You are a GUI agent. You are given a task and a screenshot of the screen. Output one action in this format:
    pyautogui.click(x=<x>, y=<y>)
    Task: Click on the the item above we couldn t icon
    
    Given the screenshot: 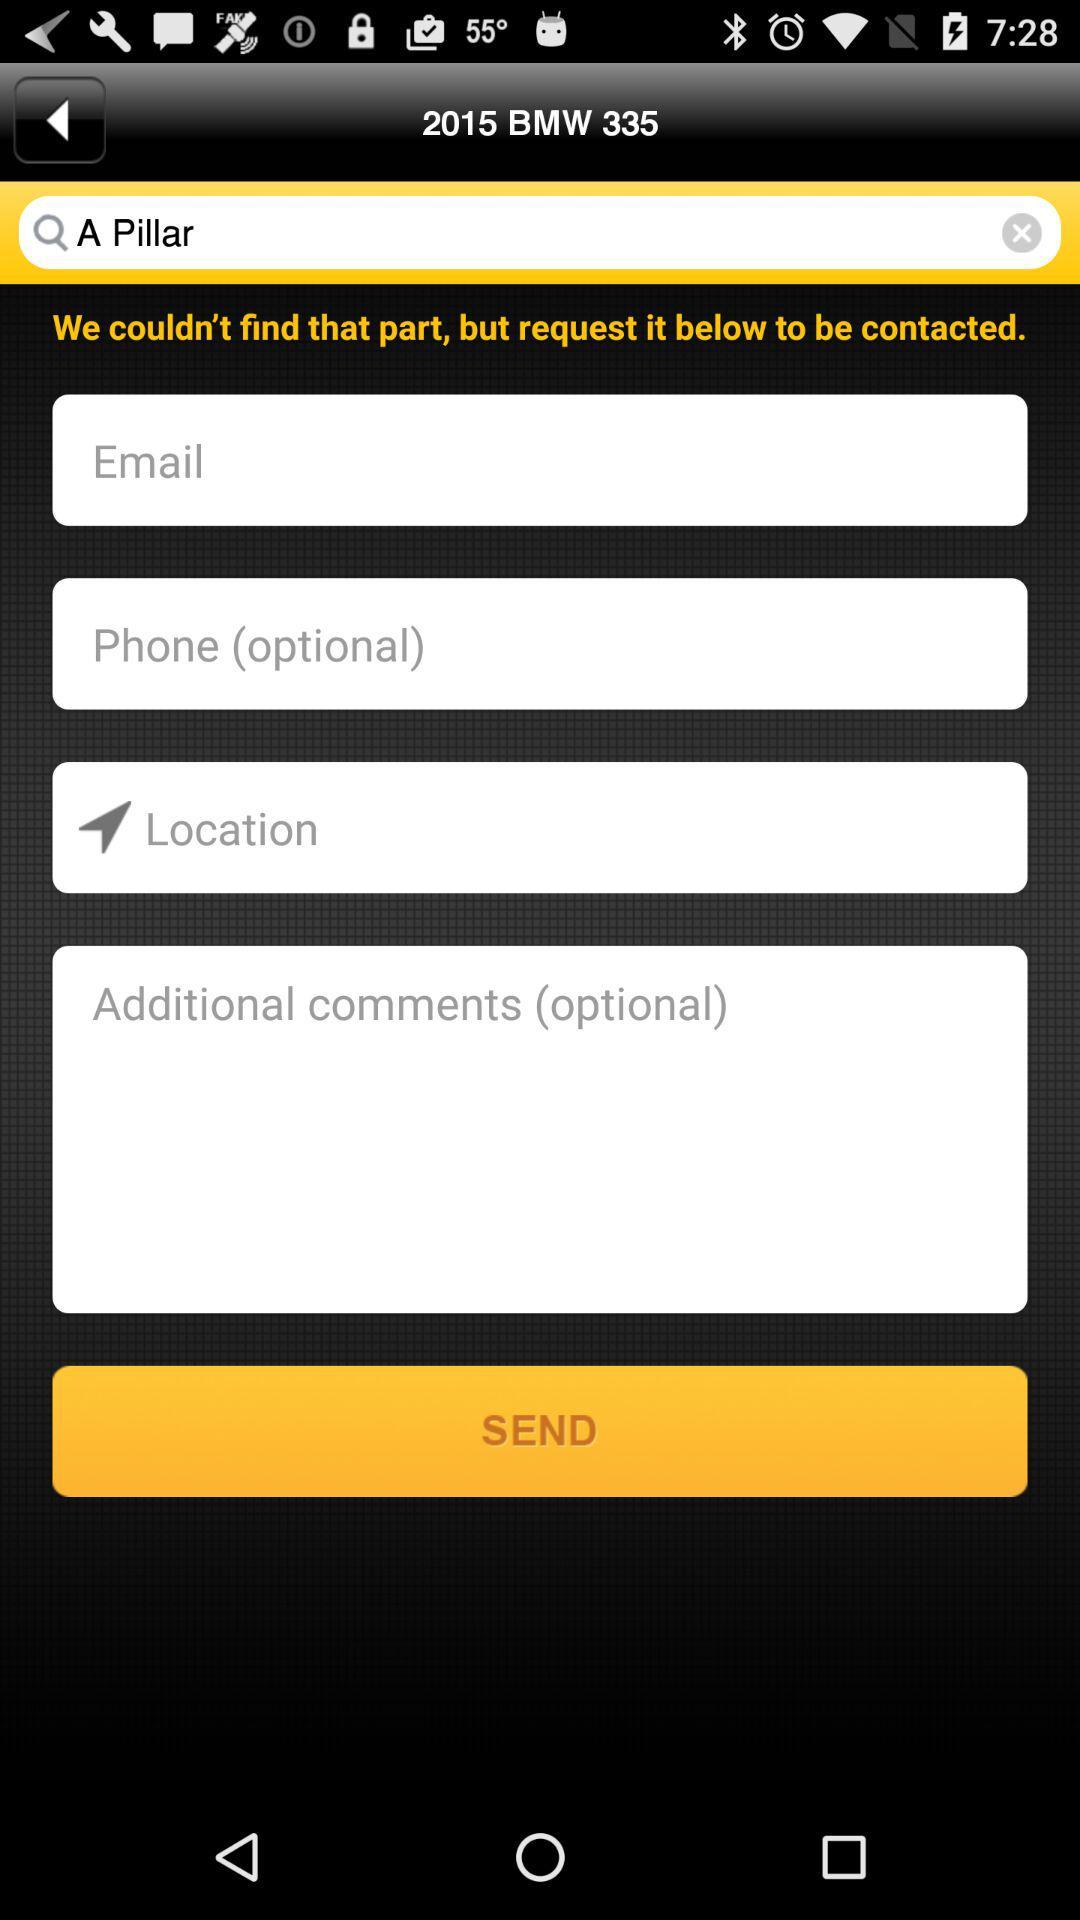 What is the action you would take?
    pyautogui.click(x=1021, y=232)
    